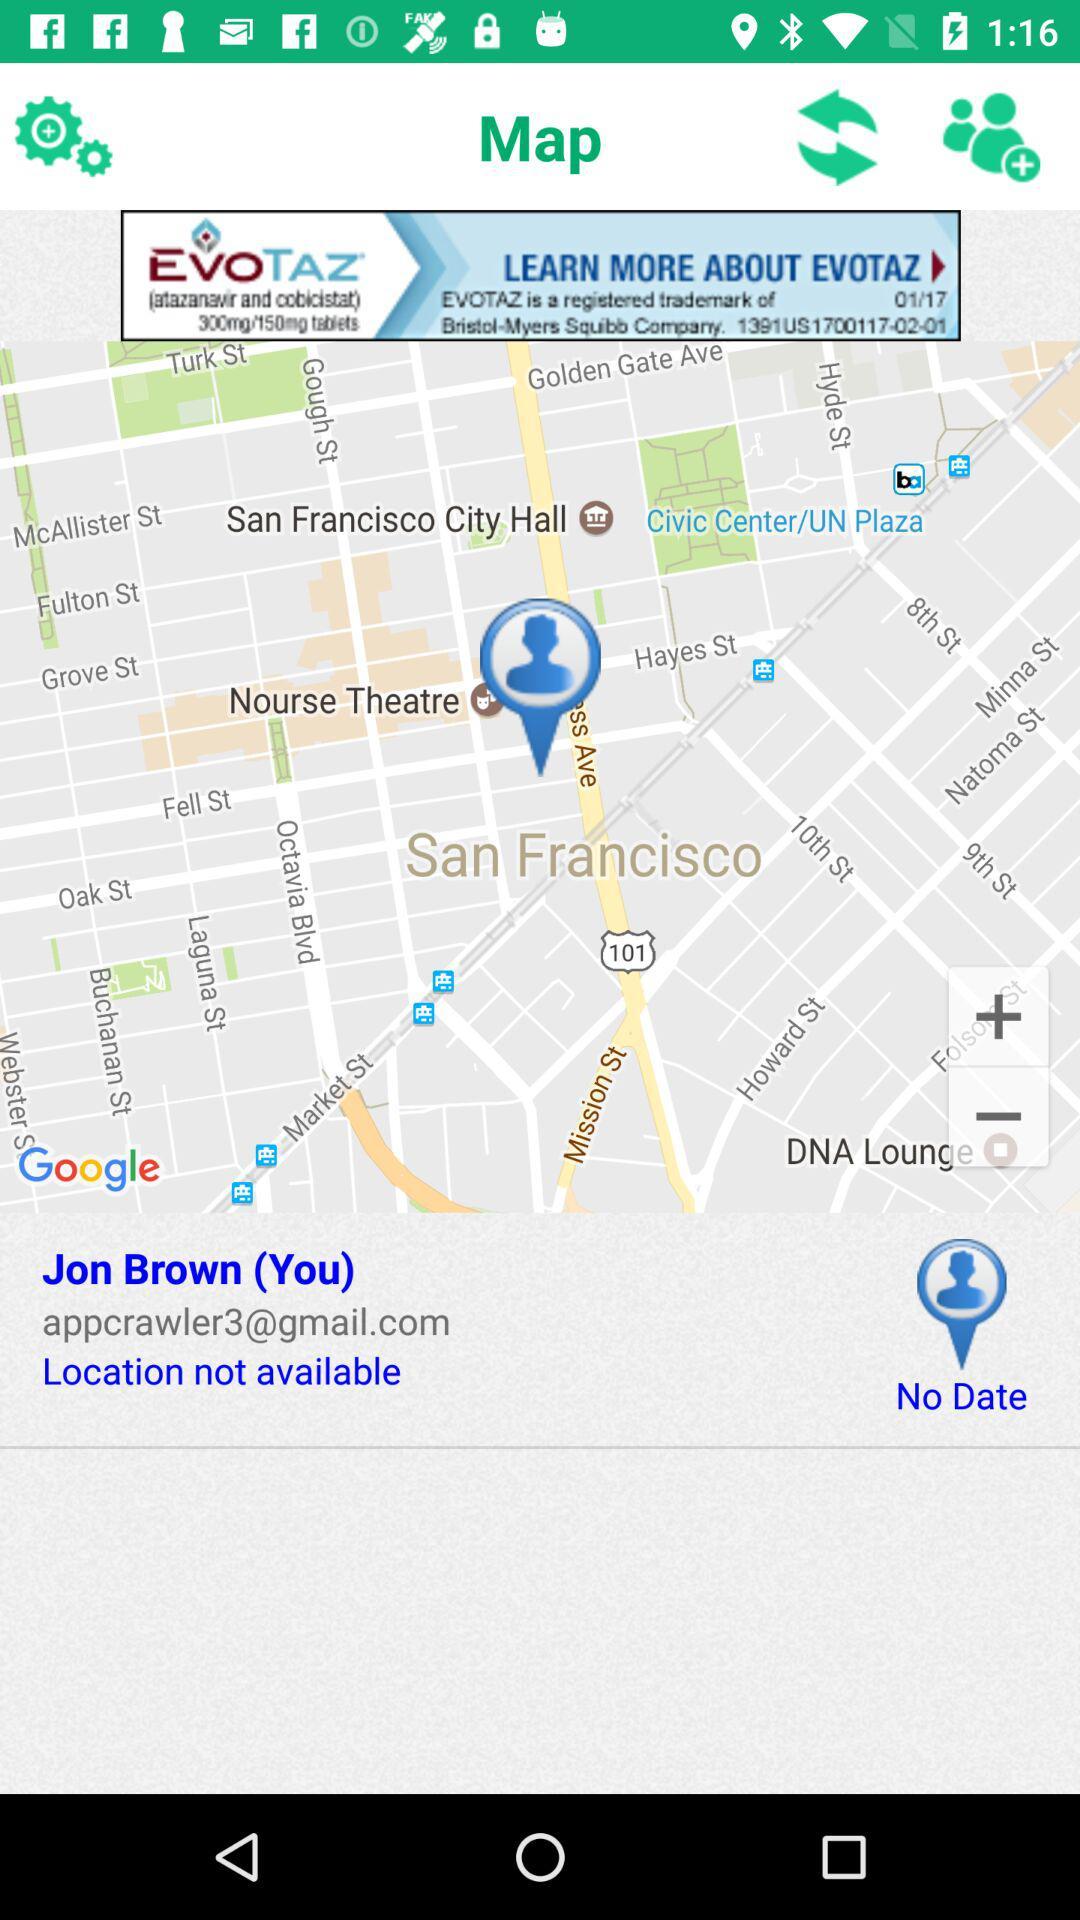 The image size is (1080, 1920). Describe the element at coordinates (998, 1014) in the screenshot. I see `the add icon` at that location.